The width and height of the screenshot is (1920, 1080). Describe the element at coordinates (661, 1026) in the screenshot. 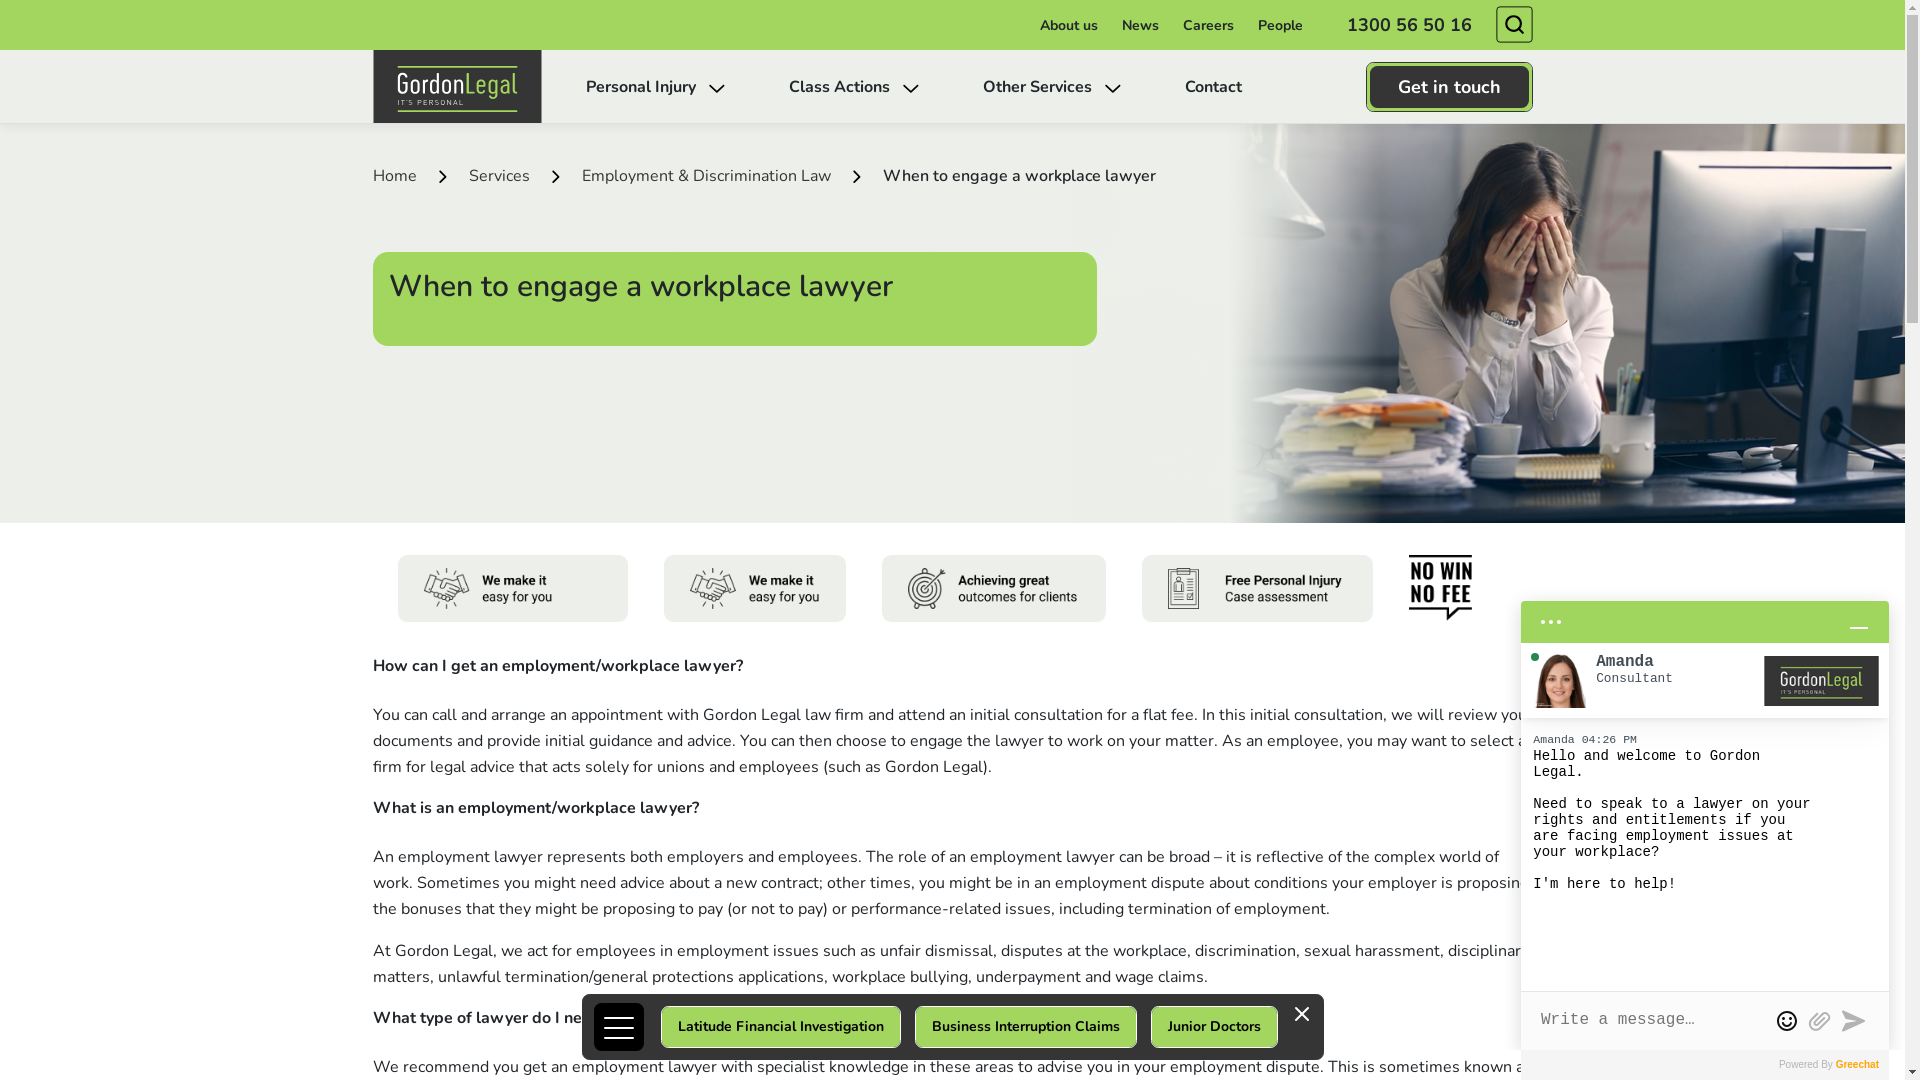

I see `'Latitude Financial Investigation'` at that location.